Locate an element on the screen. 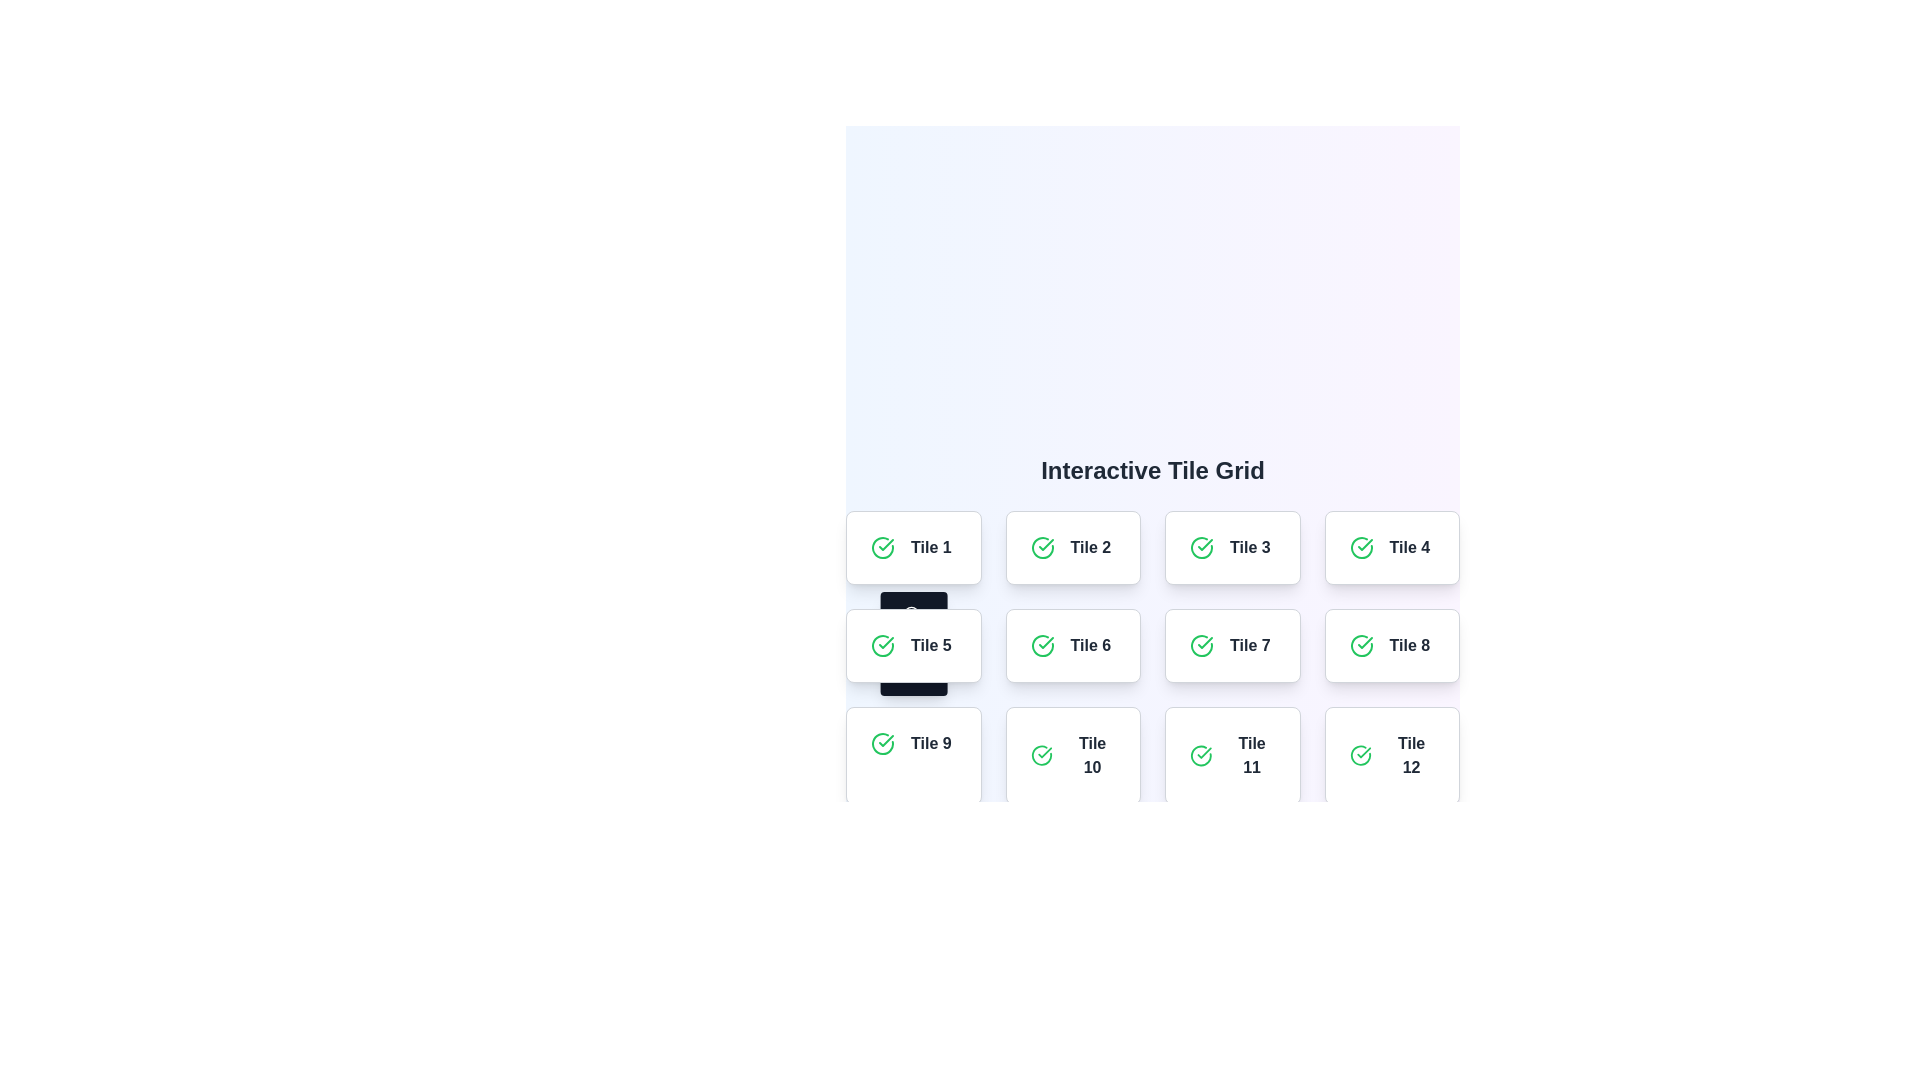  the sixth interactive tile in the grid layout, located in the second row and second column, to trigger a visual effect is located at coordinates (1072, 645).